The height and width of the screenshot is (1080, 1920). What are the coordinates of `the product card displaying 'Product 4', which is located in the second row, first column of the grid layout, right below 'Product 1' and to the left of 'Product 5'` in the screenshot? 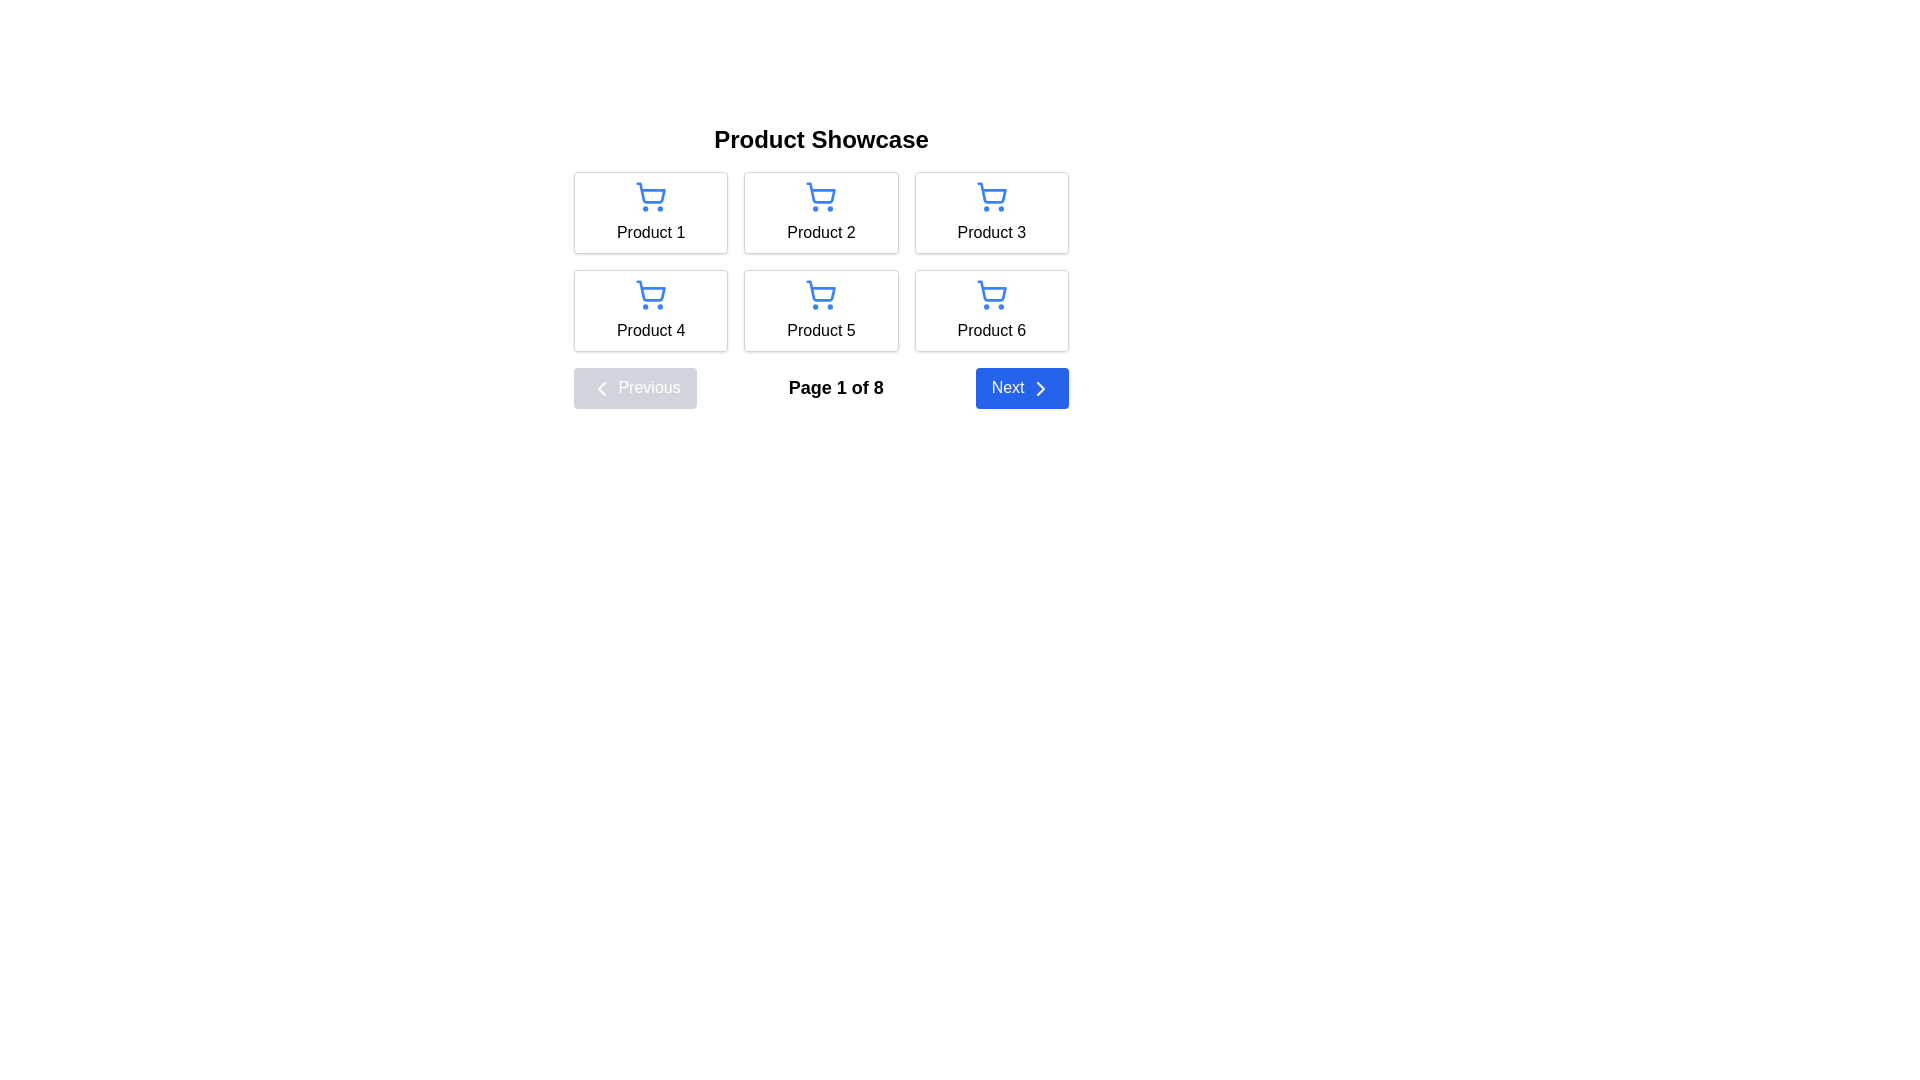 It's located at (651, 311).